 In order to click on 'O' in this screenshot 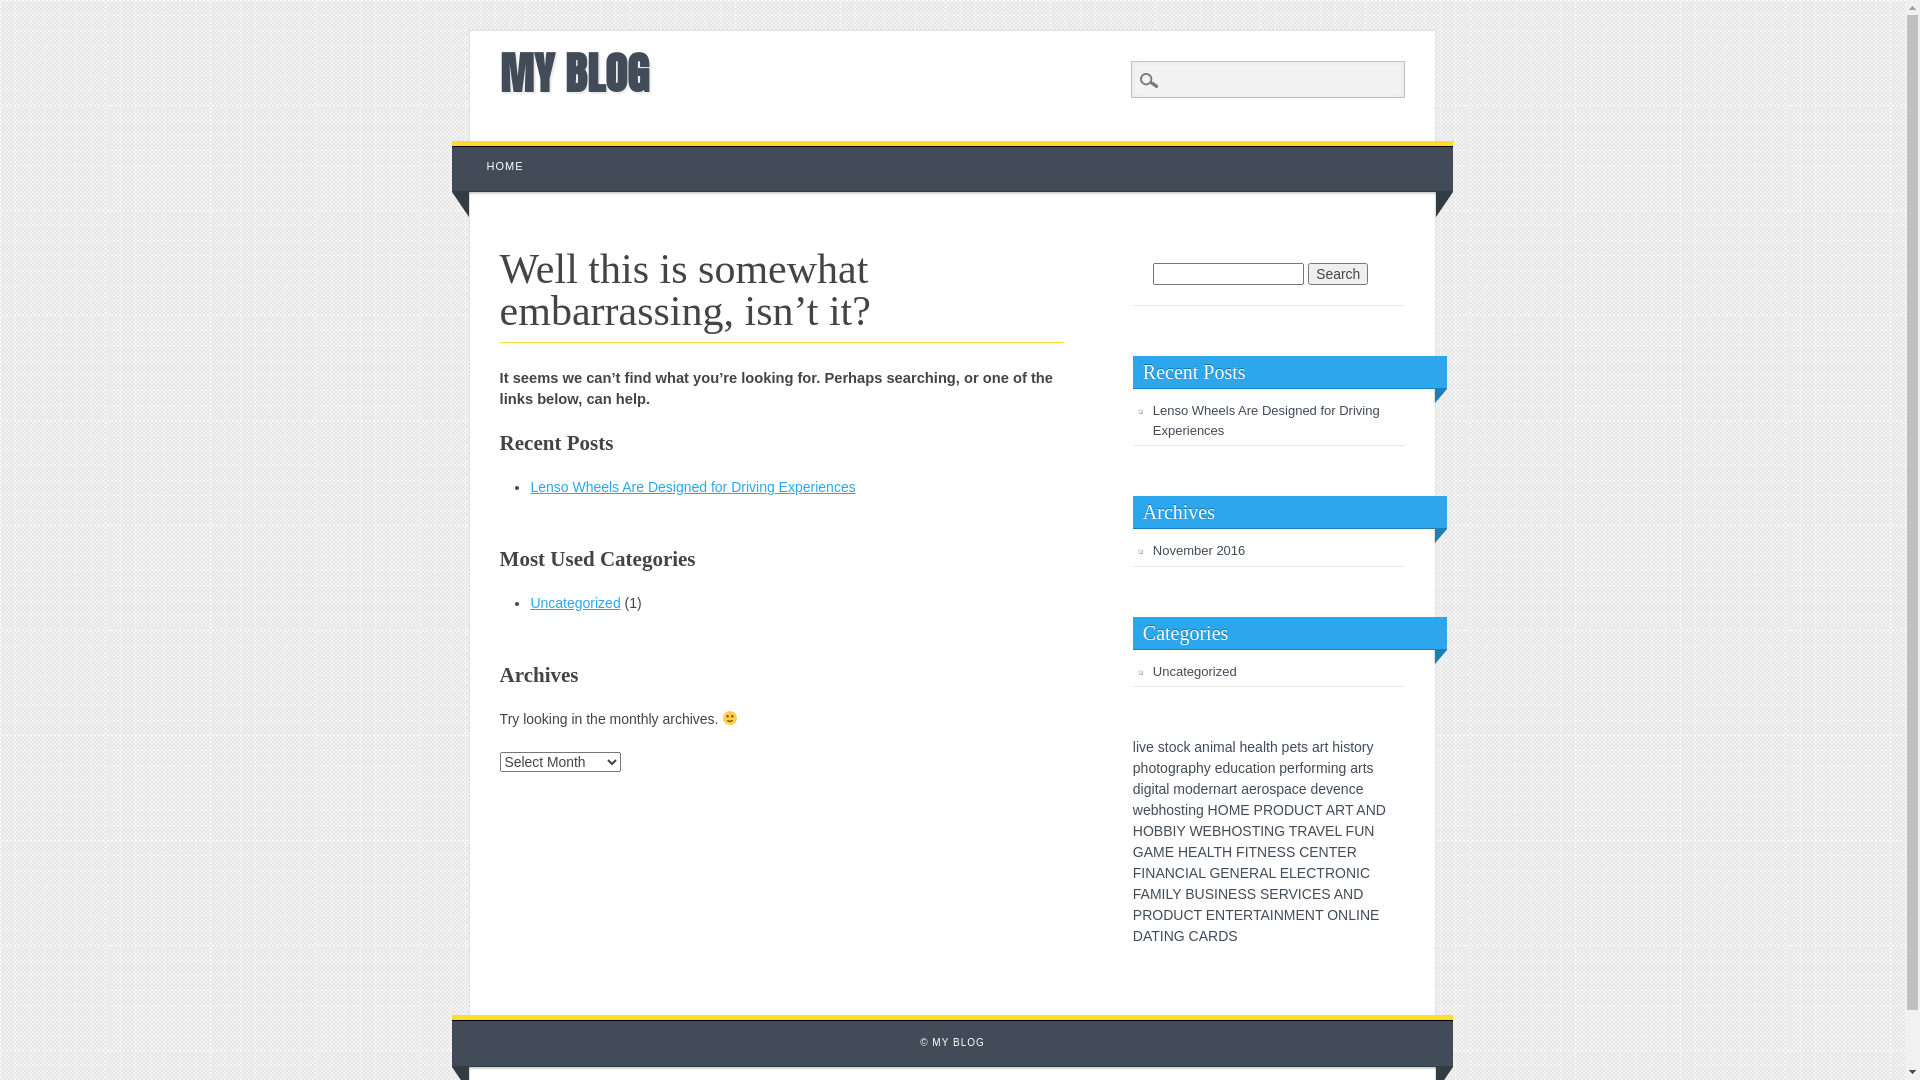, I will do `click(1277, 810)`.